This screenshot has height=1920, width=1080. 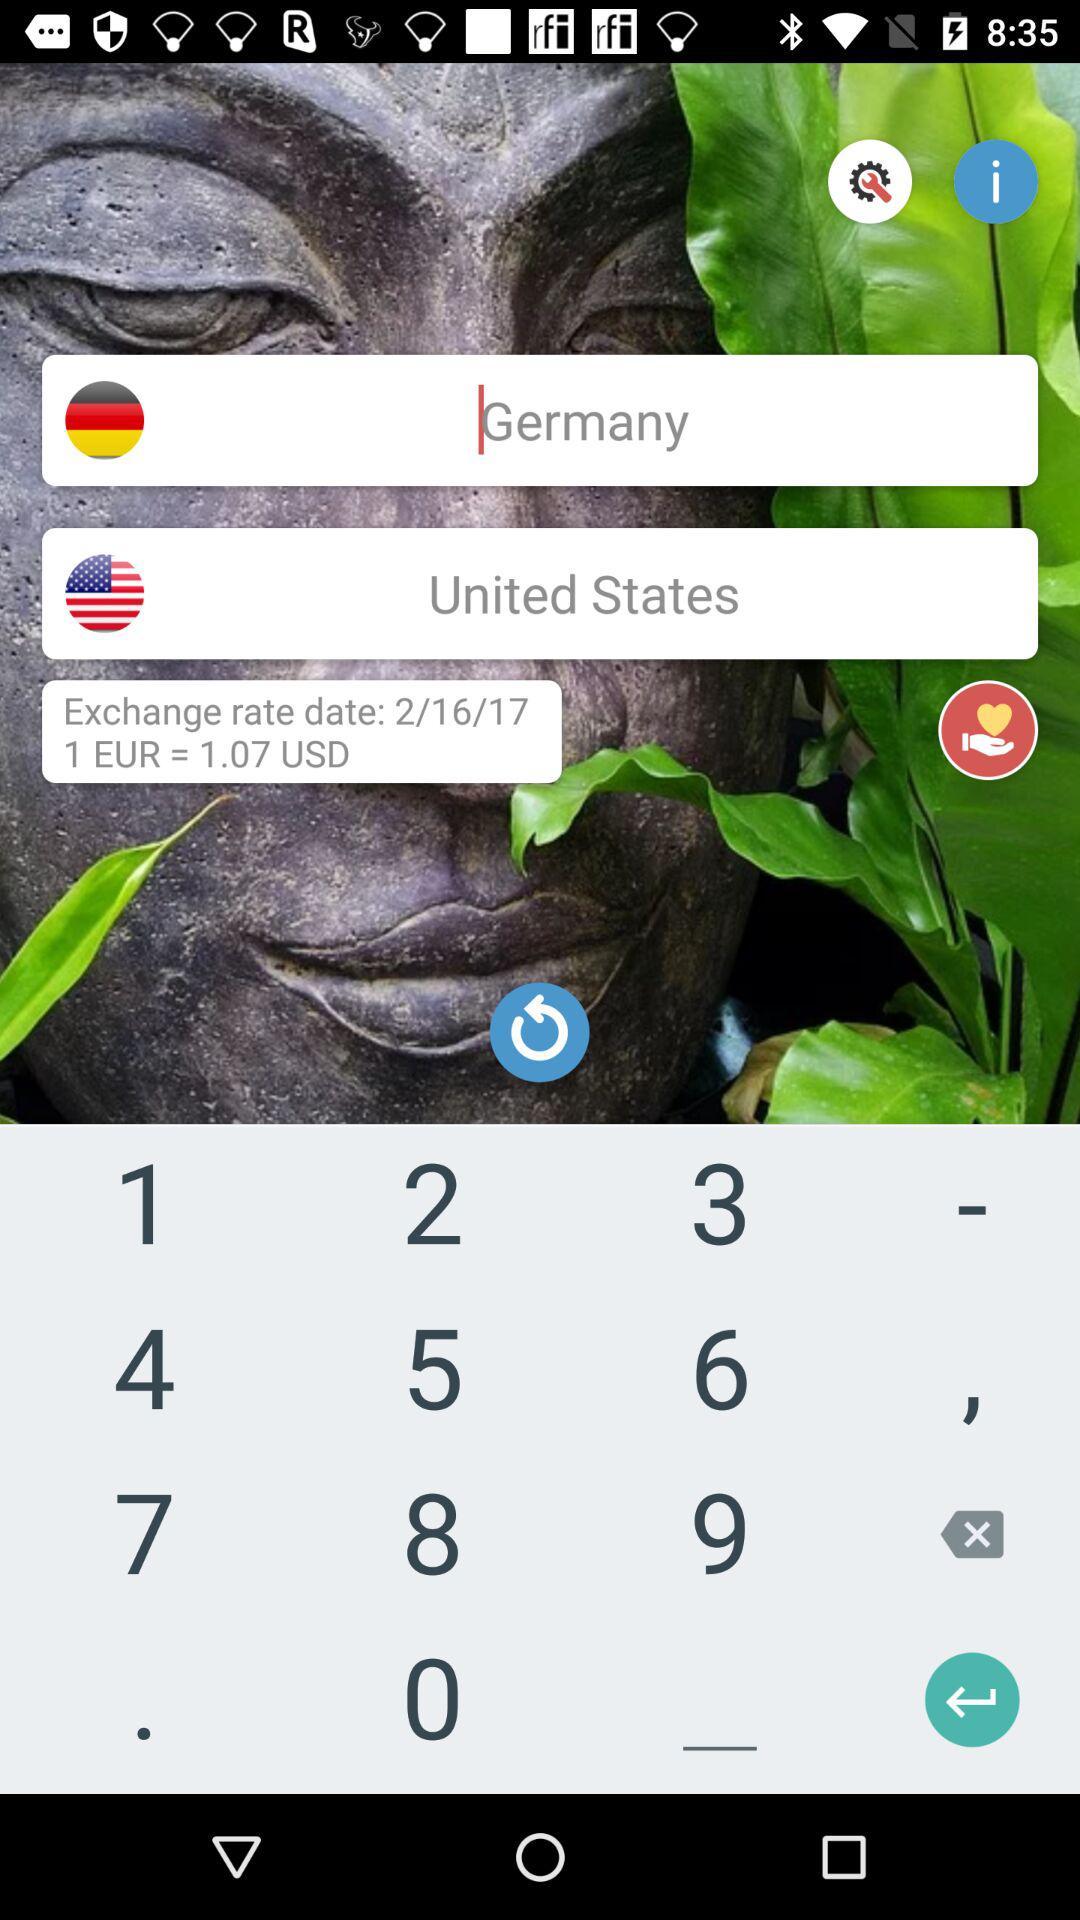 I want to click on the emoji icon, so click(x=927, y=1709).